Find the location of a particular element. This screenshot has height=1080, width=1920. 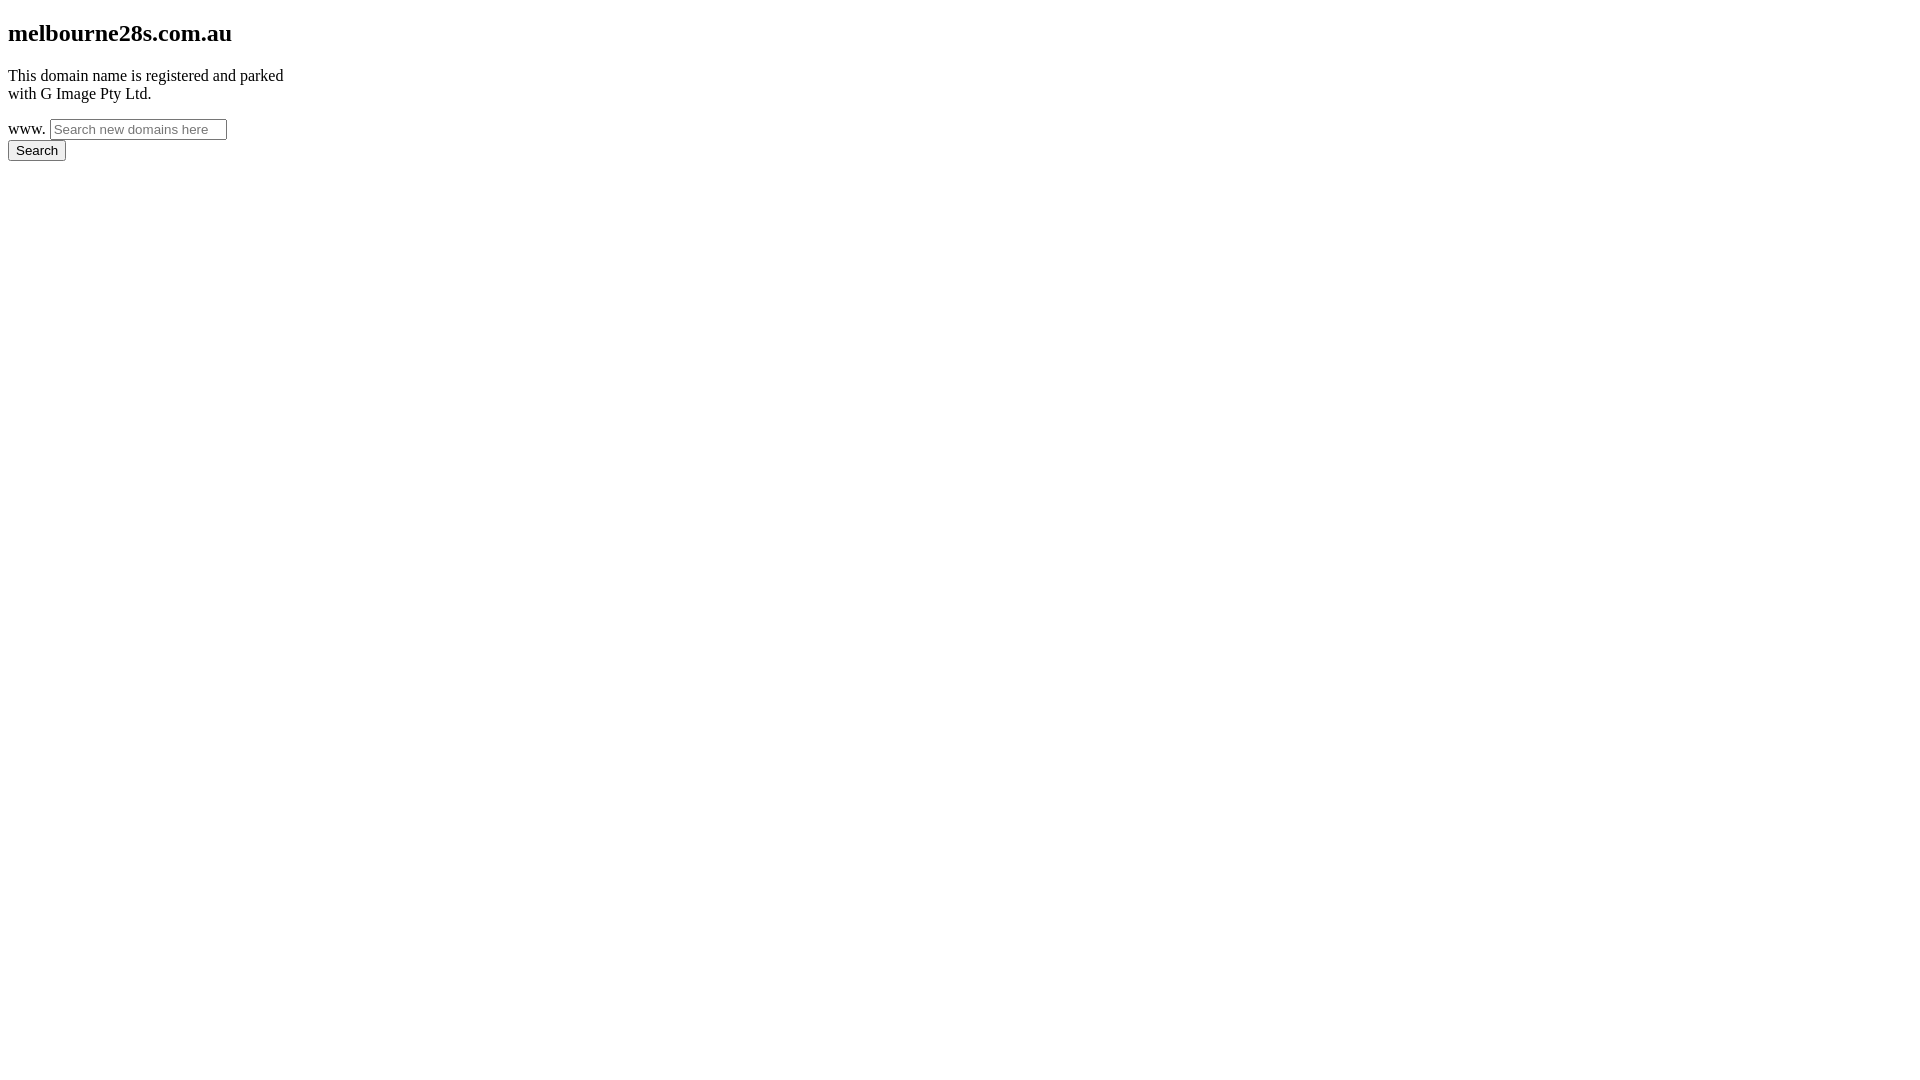

'Search' is located at coordinates (37, 149).